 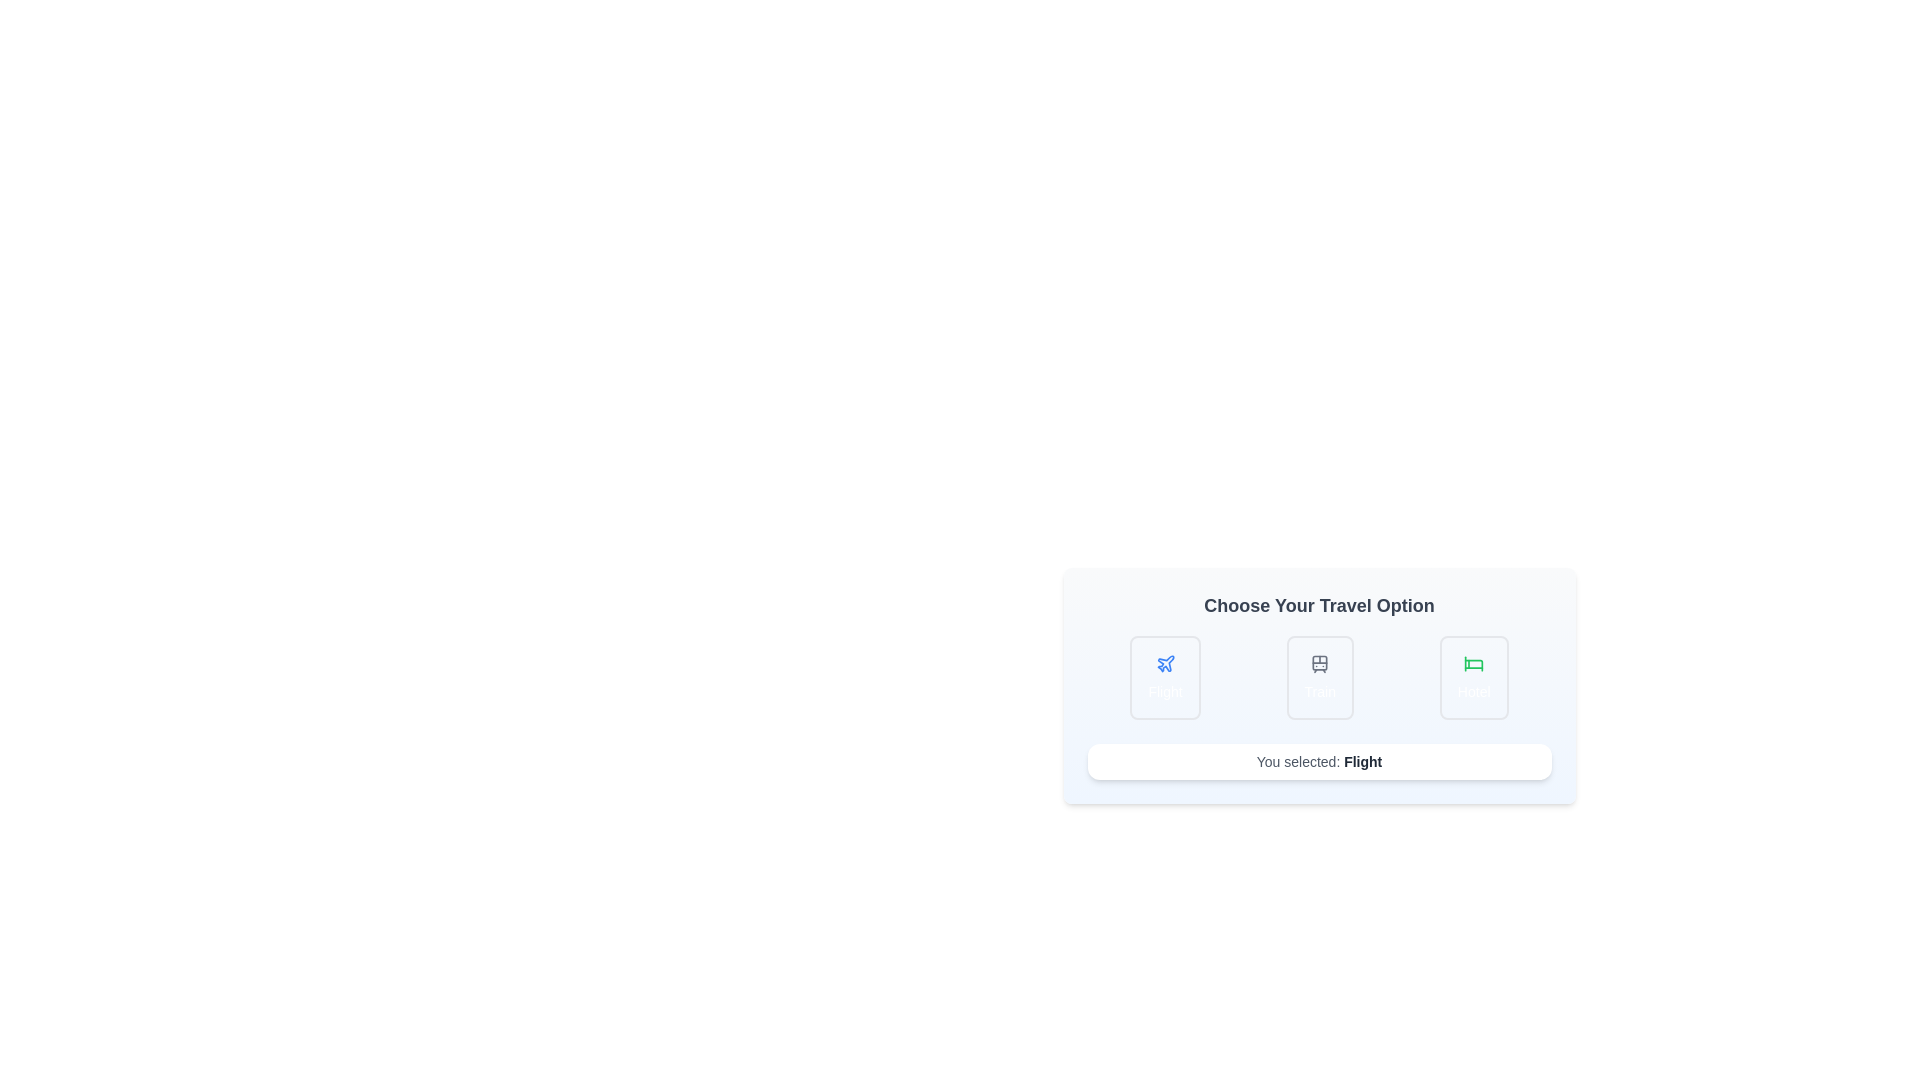 I want to click on text displayed in the label confirming the user's selected travel option, located centrally under the 'Choose Your Travel Option' title, so click(x=1319, y=762).